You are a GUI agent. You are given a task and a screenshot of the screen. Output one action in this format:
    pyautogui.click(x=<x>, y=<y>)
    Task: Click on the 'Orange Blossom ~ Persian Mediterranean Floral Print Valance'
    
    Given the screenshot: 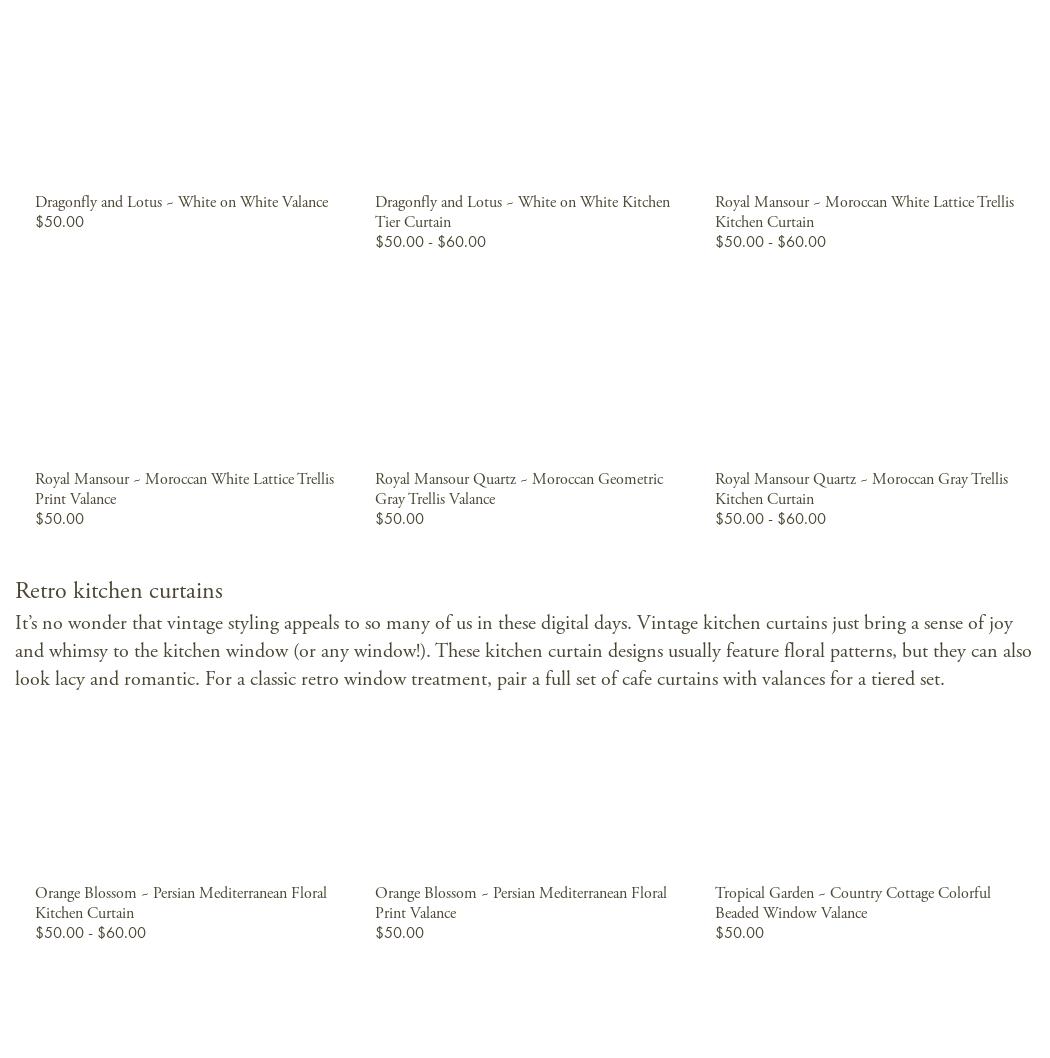 What is the action you would take?
    pyautogui.click(x=373, y=902)
    